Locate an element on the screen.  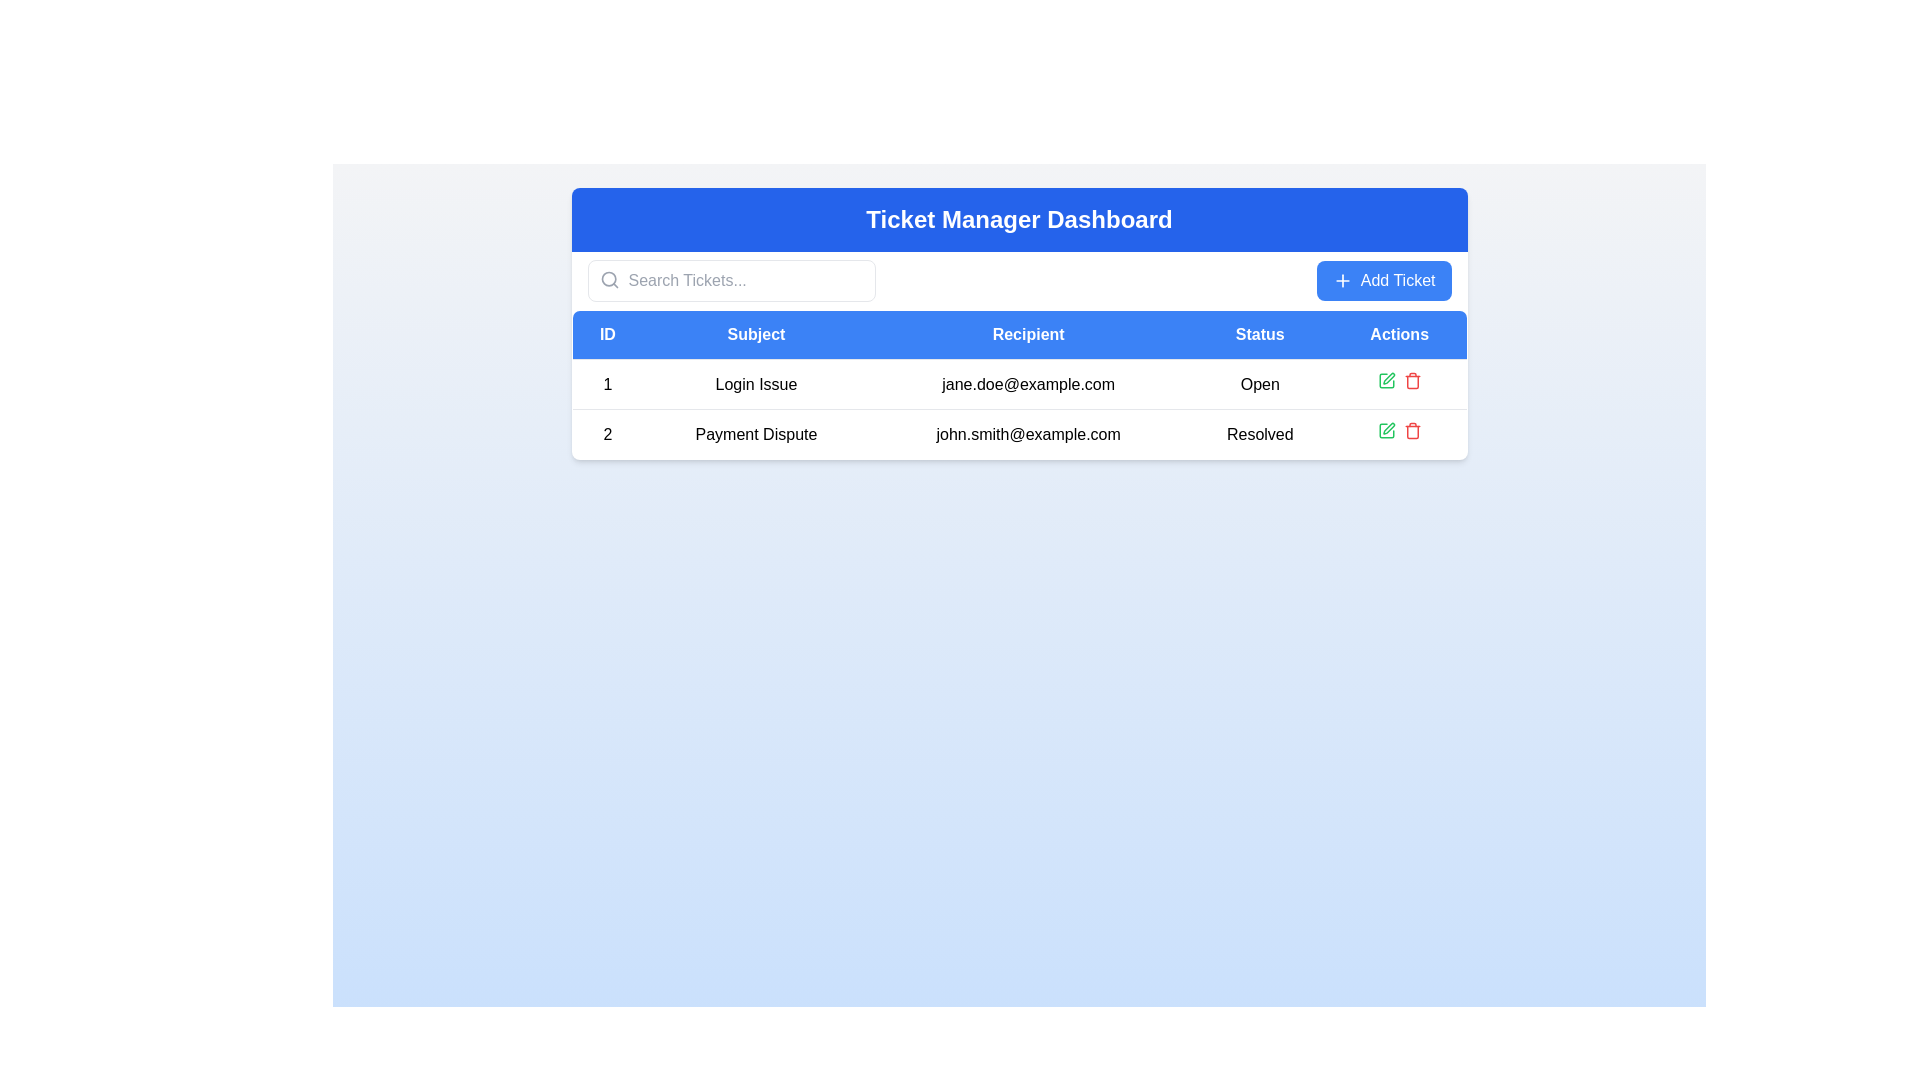
the static text label displaying 'Login Issue' in black font, which is positioned under the 'Subject' column in the ticket table is located at coordinates (755, 384).